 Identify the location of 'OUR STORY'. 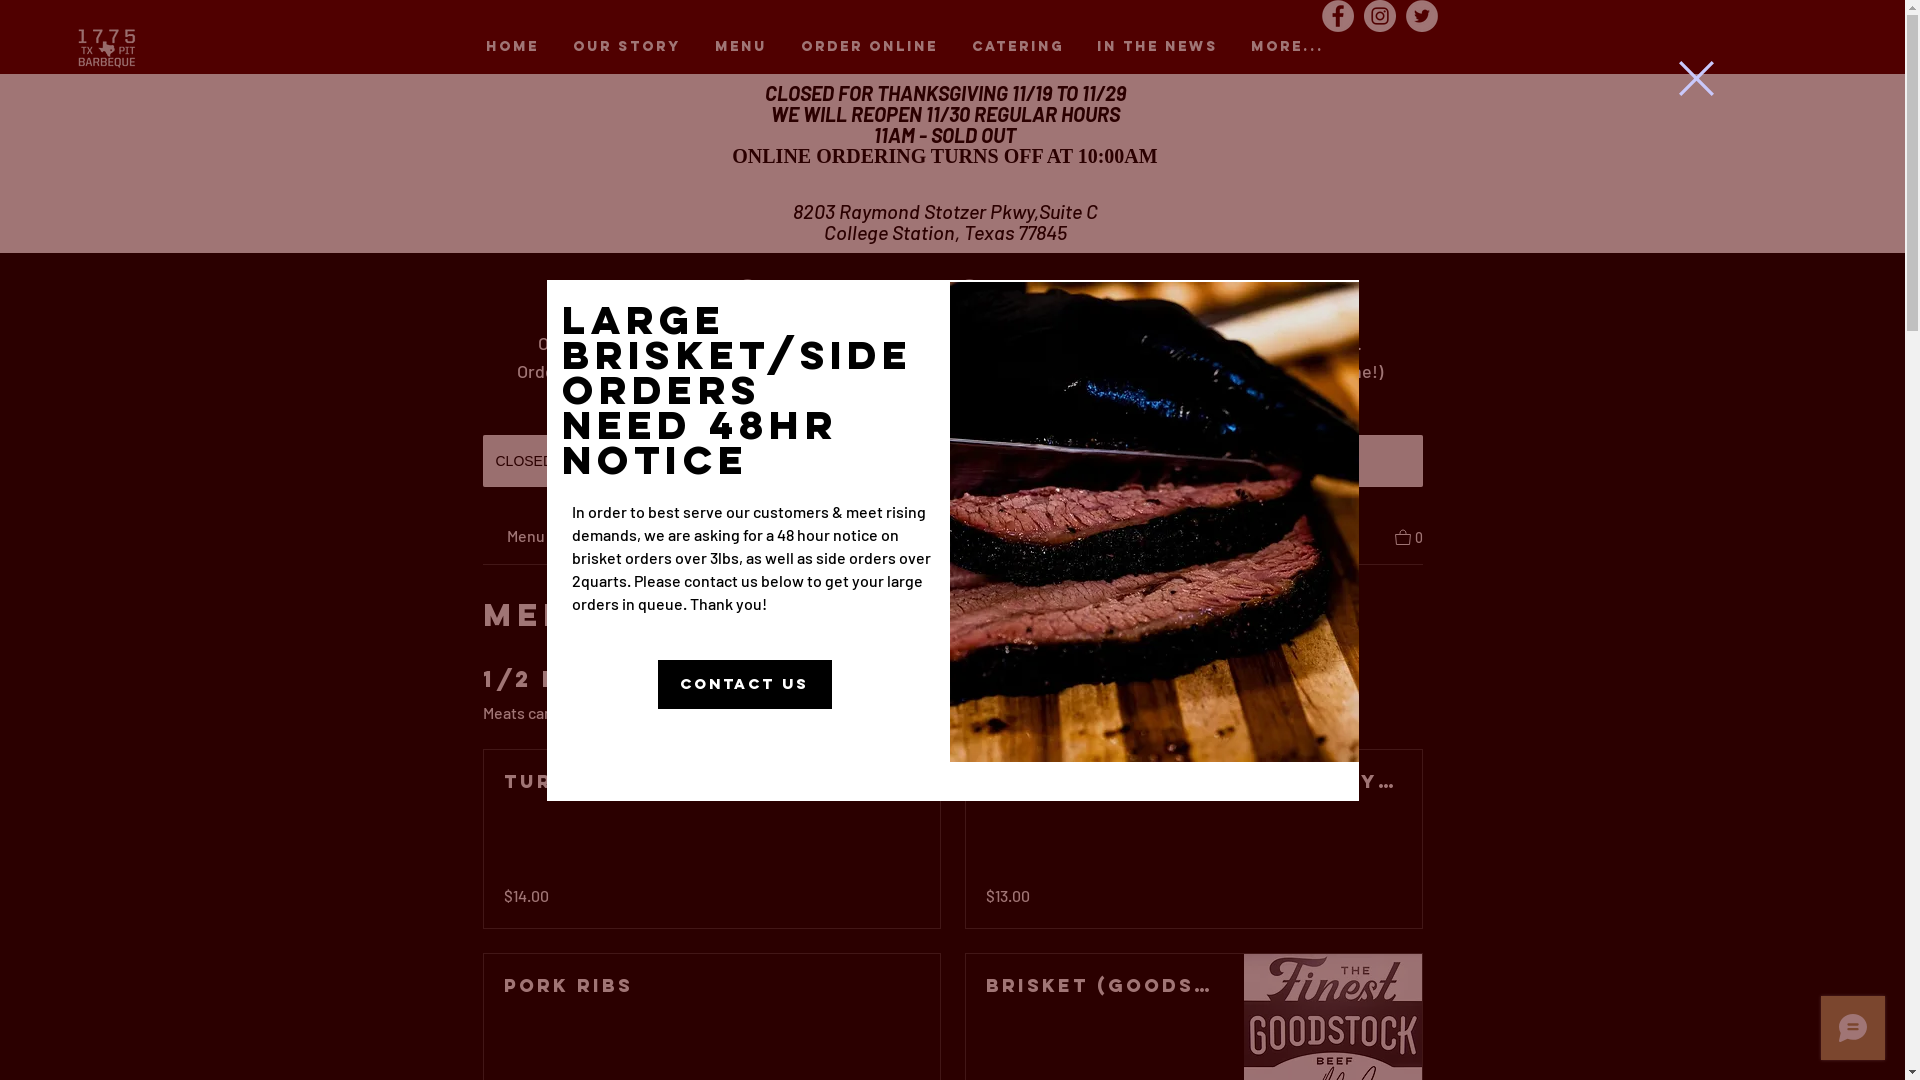
(626, 45).